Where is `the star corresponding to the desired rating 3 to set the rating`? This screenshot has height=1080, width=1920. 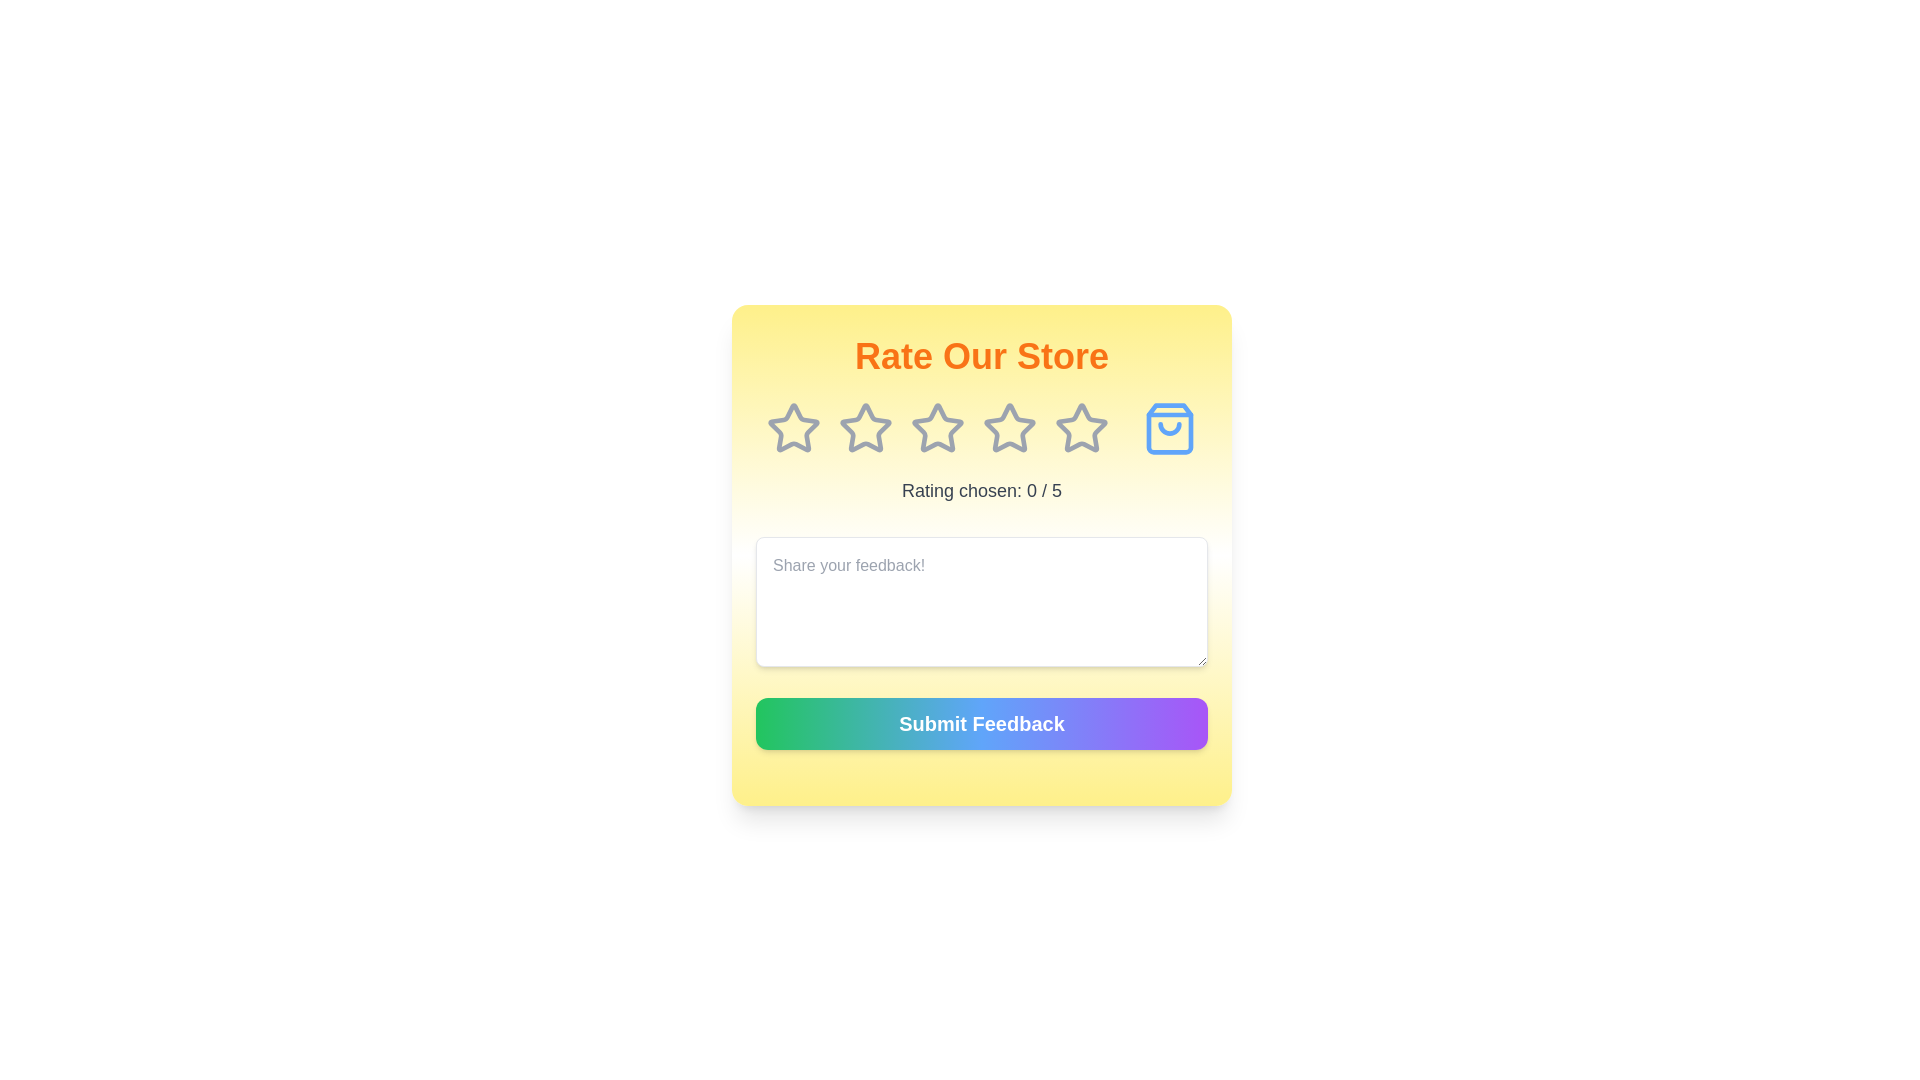
the star corresponding to the desired rating 3 to set the rating is located at coordinates (936, 427).